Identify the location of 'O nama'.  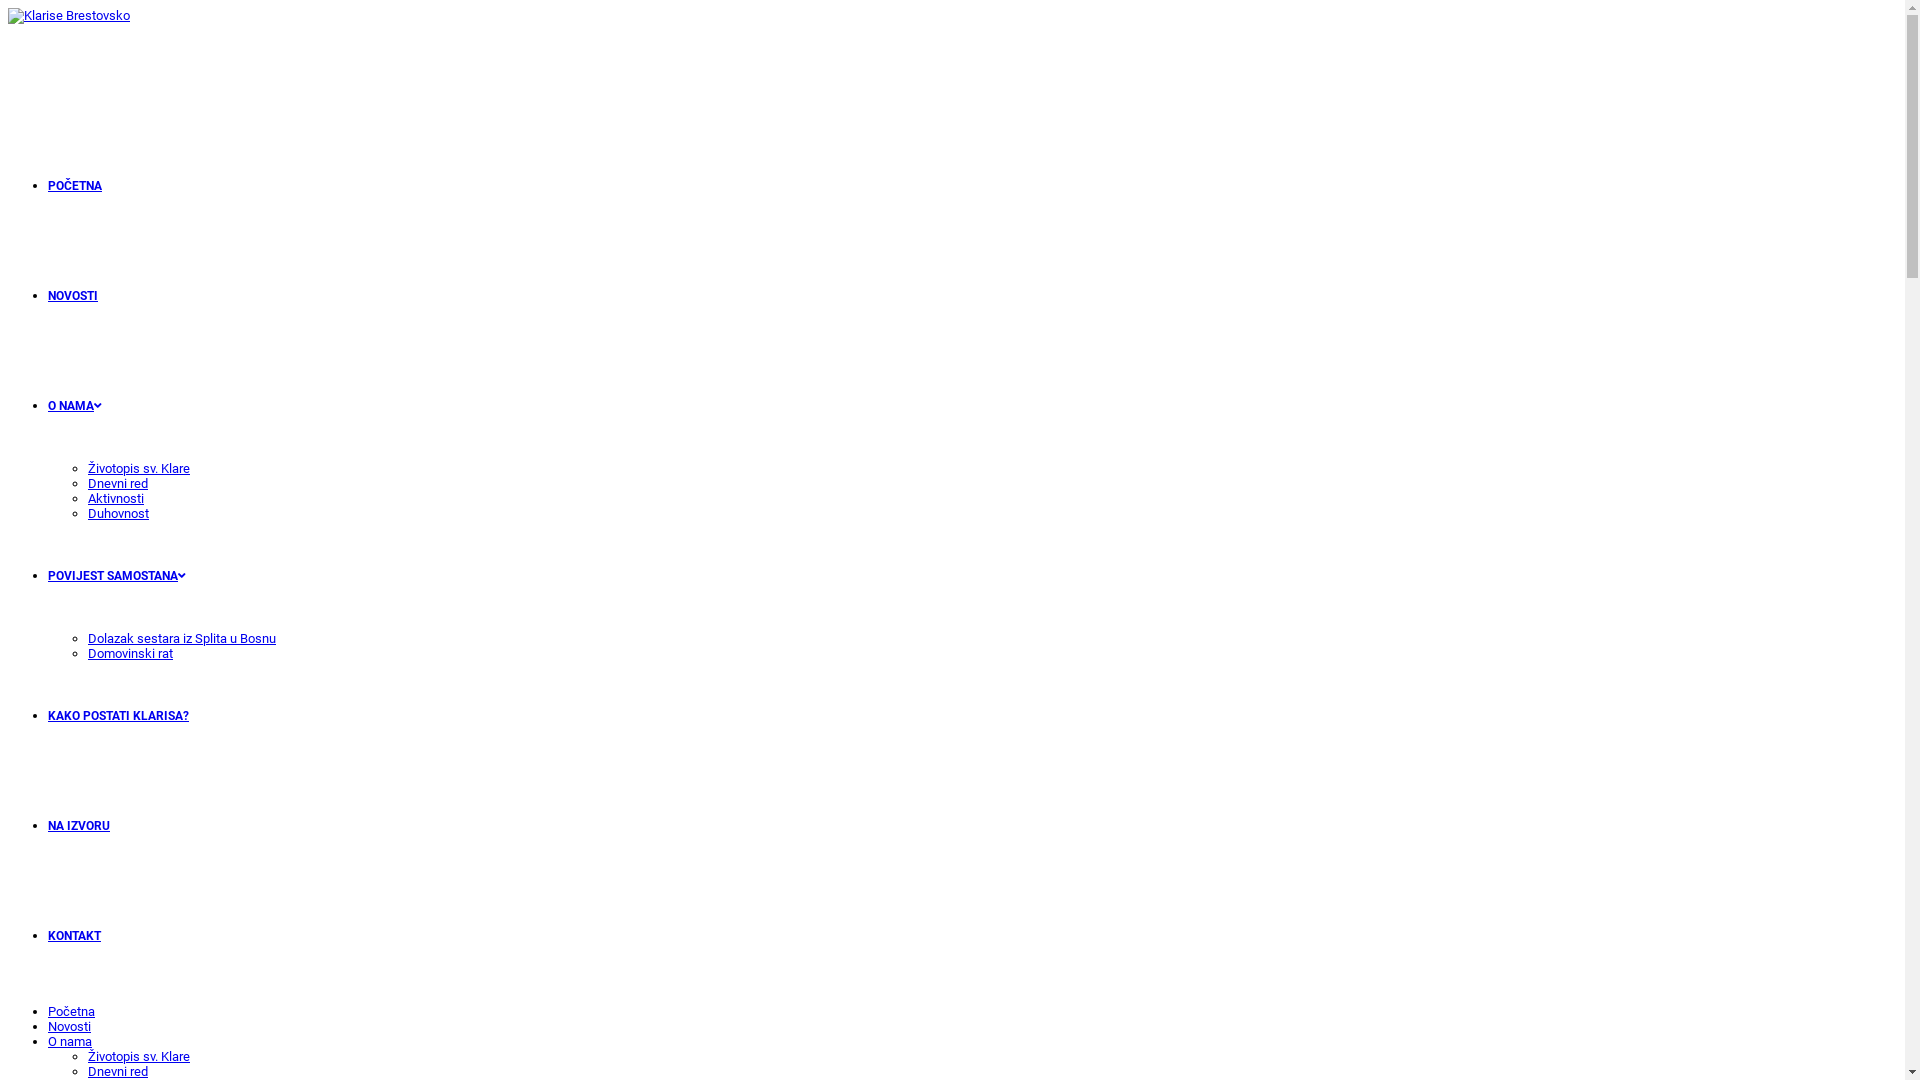
(70, 1040).